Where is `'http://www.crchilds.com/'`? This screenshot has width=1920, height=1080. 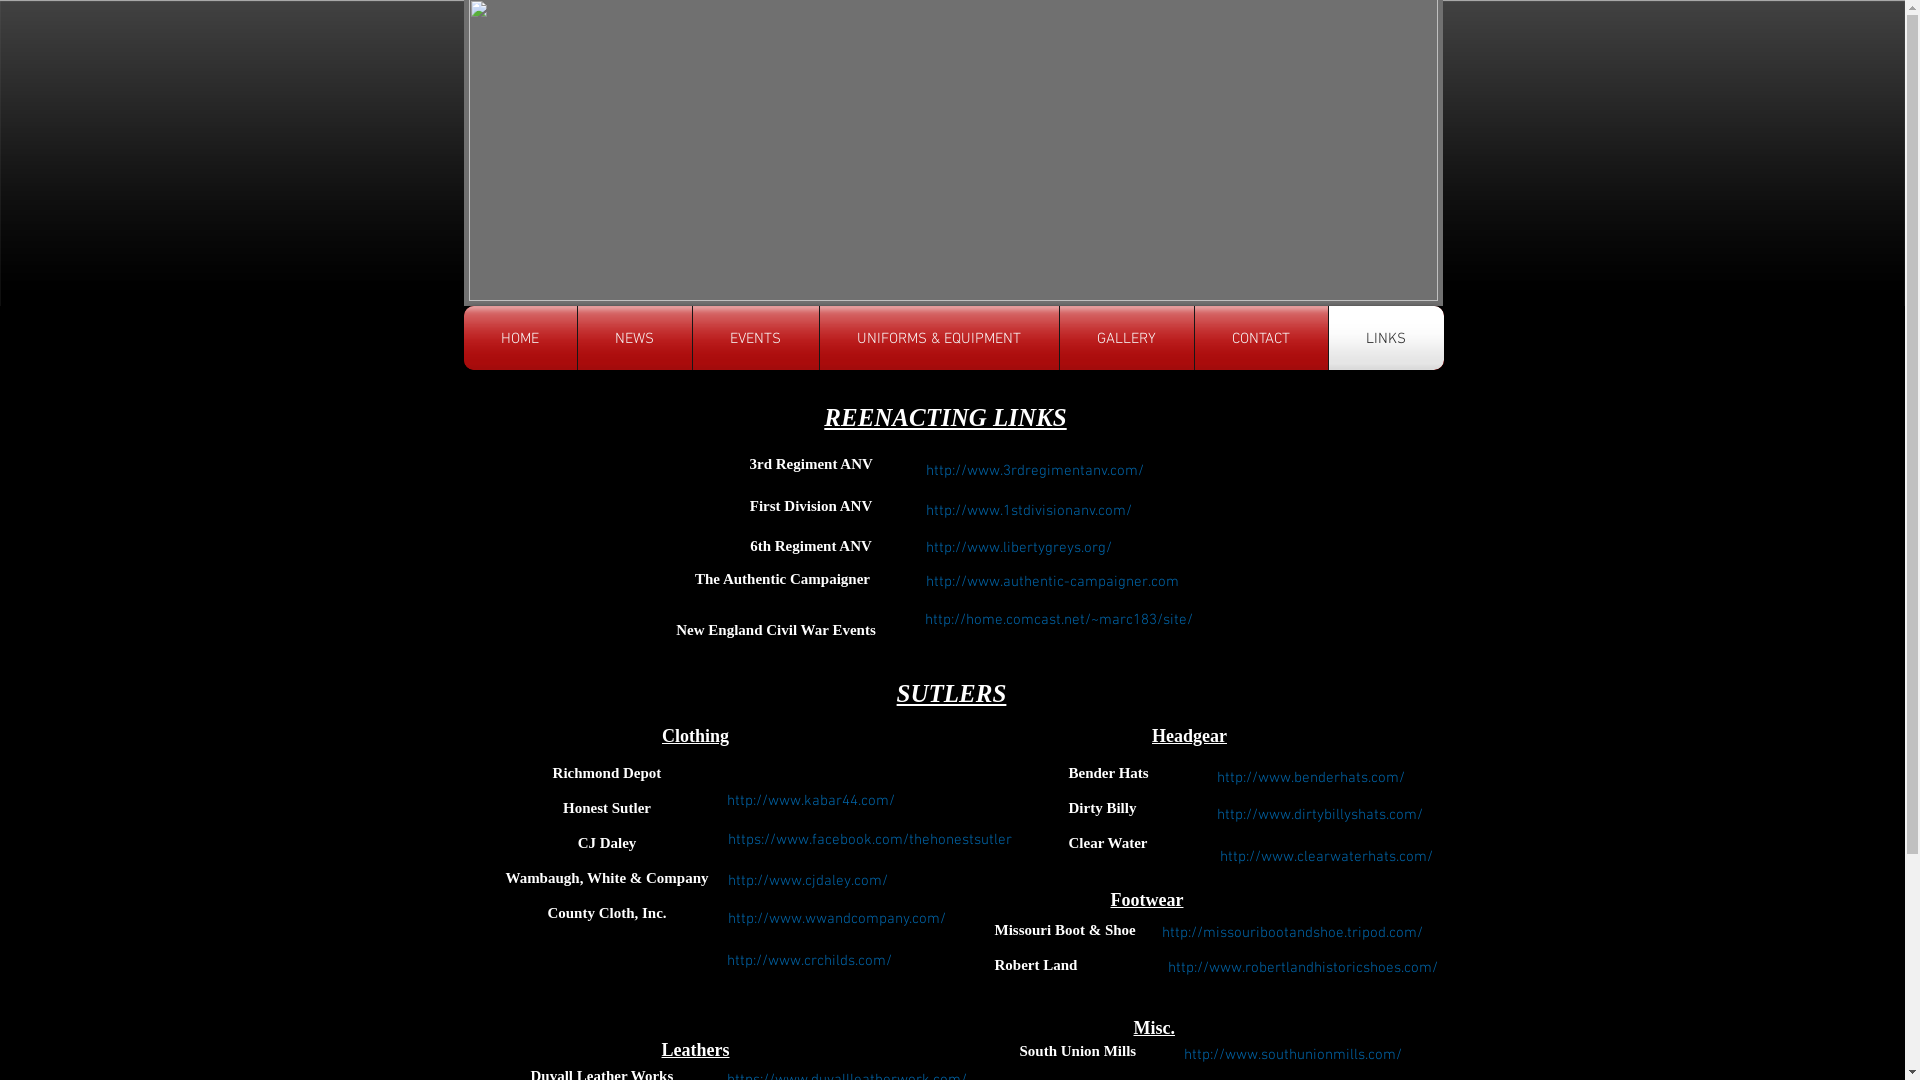
'http://www.crchilds.com/' is located at coordinates (810, 958).